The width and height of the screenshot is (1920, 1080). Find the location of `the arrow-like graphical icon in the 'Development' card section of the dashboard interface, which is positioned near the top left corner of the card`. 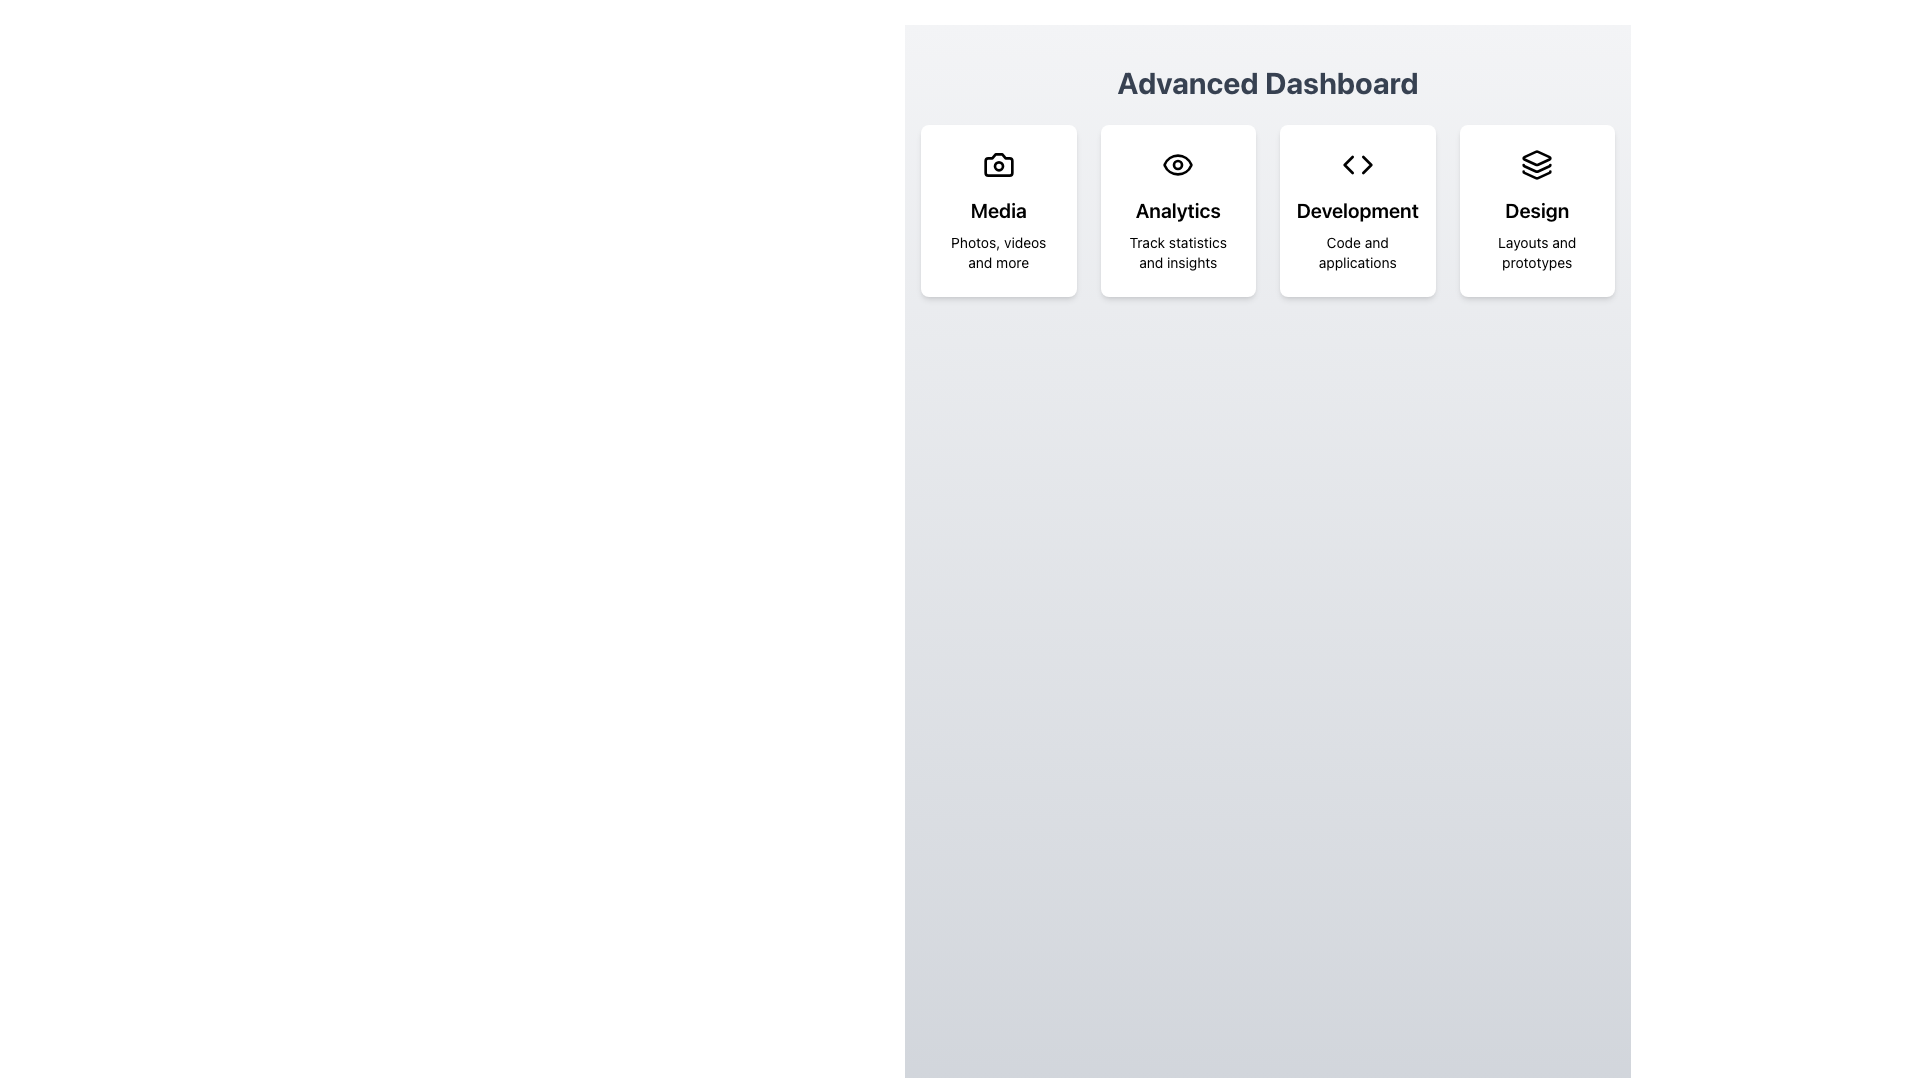

the arrow-like graphical icon in the 'Development' card section of the dashboard interface, which is positioned near the top left corner of the card is located at coordinates (1366, 164).